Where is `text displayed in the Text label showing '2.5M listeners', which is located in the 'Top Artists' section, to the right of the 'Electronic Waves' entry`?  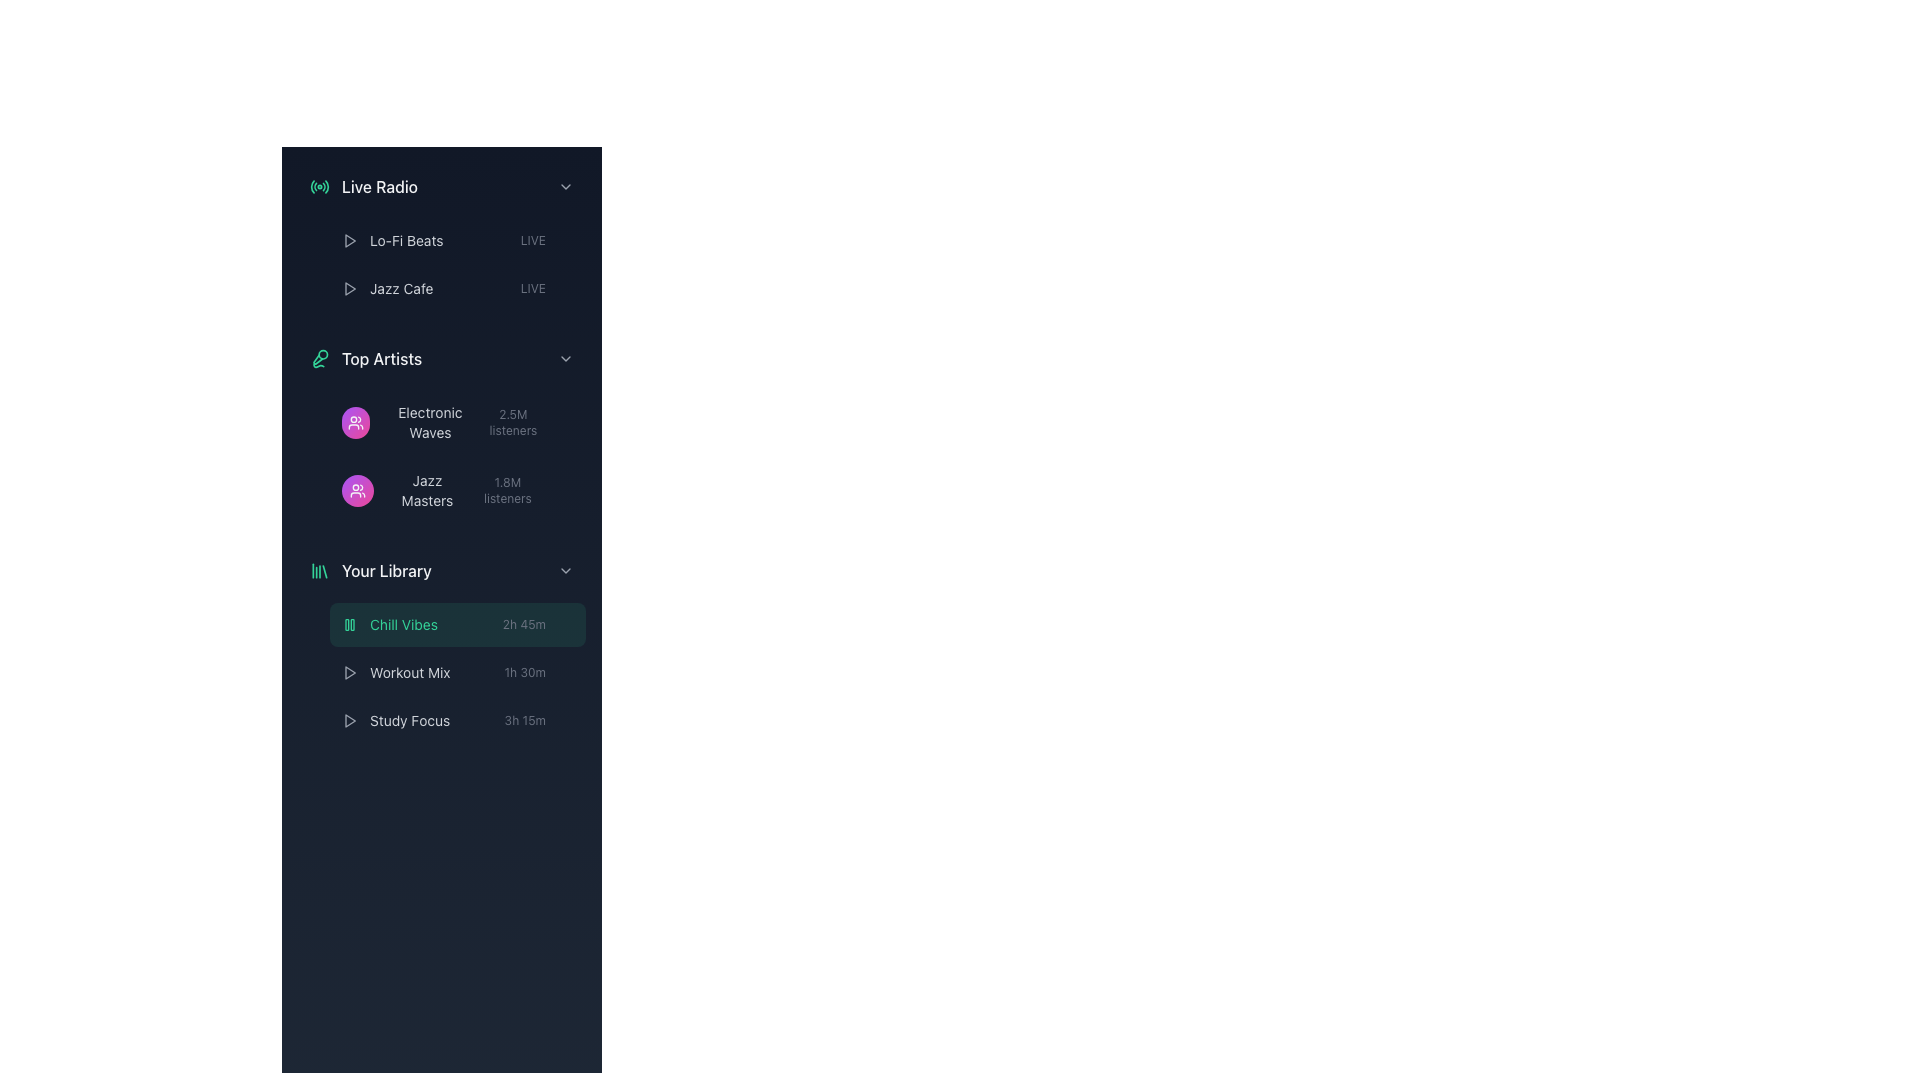 text displayed in the Text label showing '2.5M listeners', which is located in the 'Top Artists' section, to the right of the 'Electronic Waves' entry is located at coordinates (526, 422).